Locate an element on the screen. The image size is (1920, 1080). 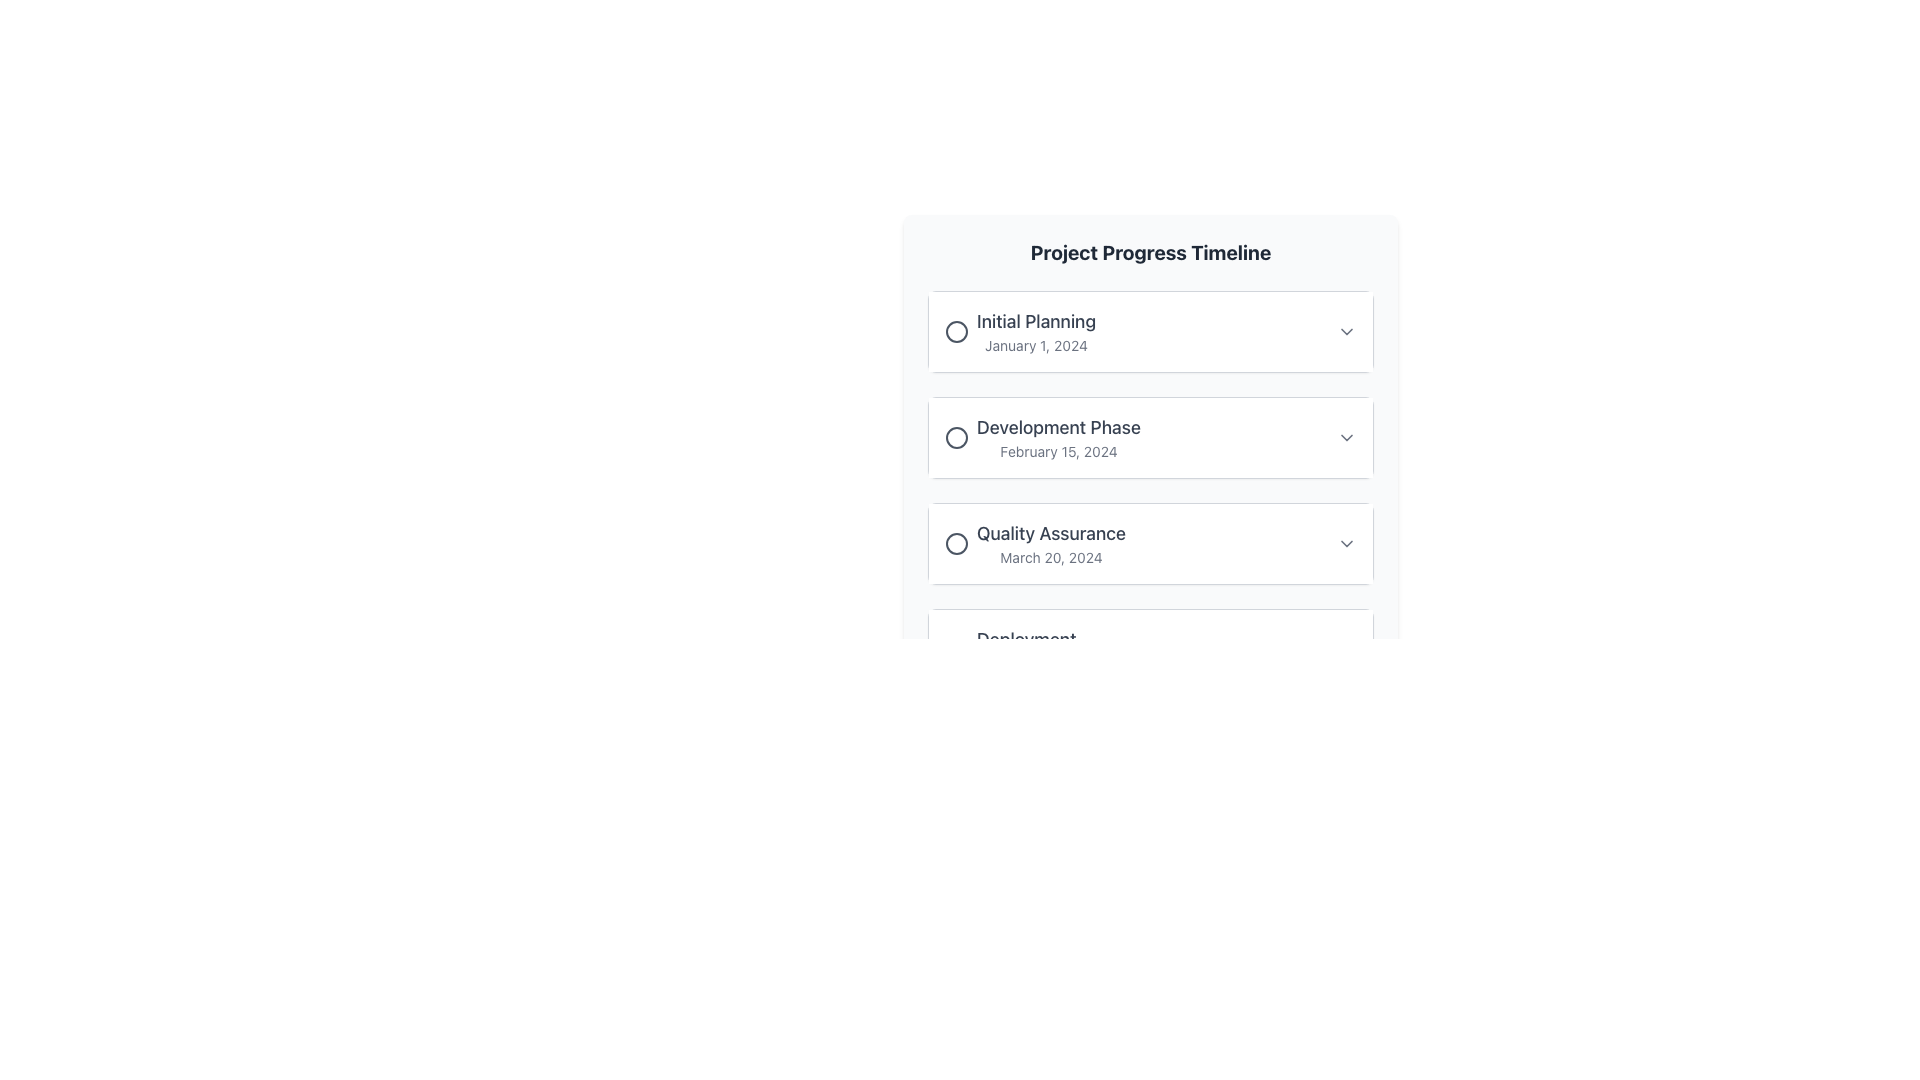
the decorative icon or indicator representing the third milestone in the timeline, located to the left of the 'Quality Assurance' milestone is located at coordinates (955, 543).